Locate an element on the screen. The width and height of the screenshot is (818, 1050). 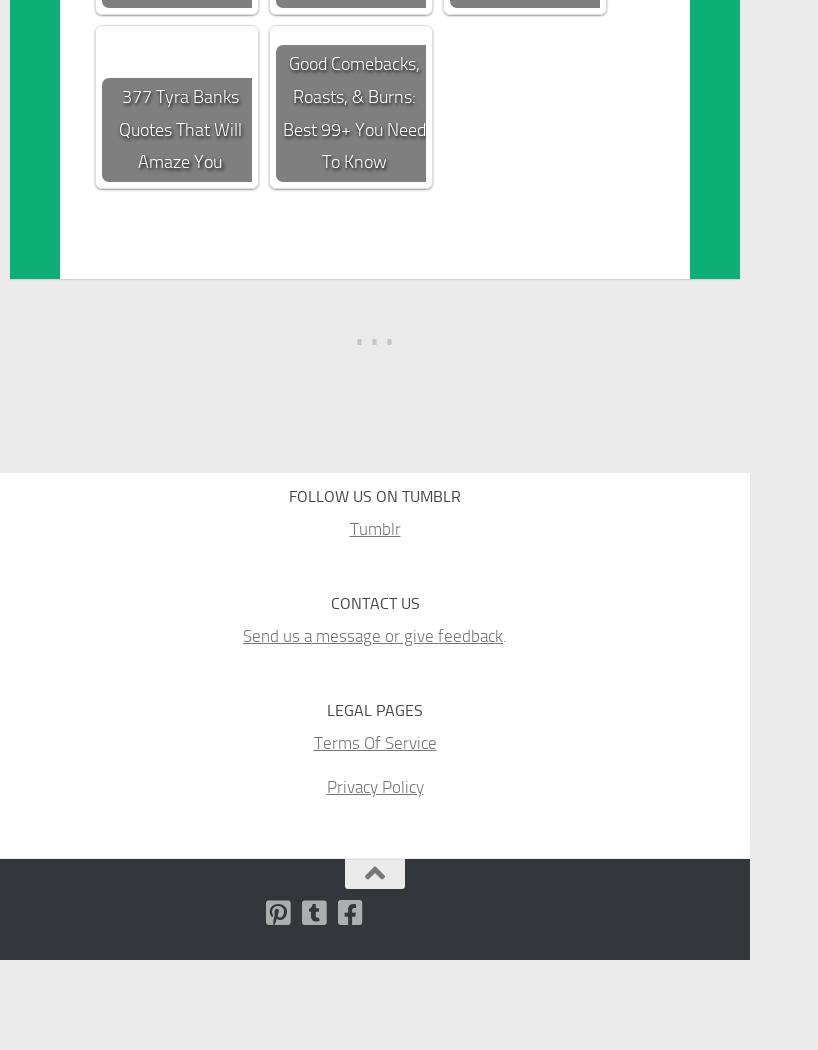
'Good Comebacks, Roasts, & Burns: Best 99+ You Need To Know' is located at coordinates (353, 112).